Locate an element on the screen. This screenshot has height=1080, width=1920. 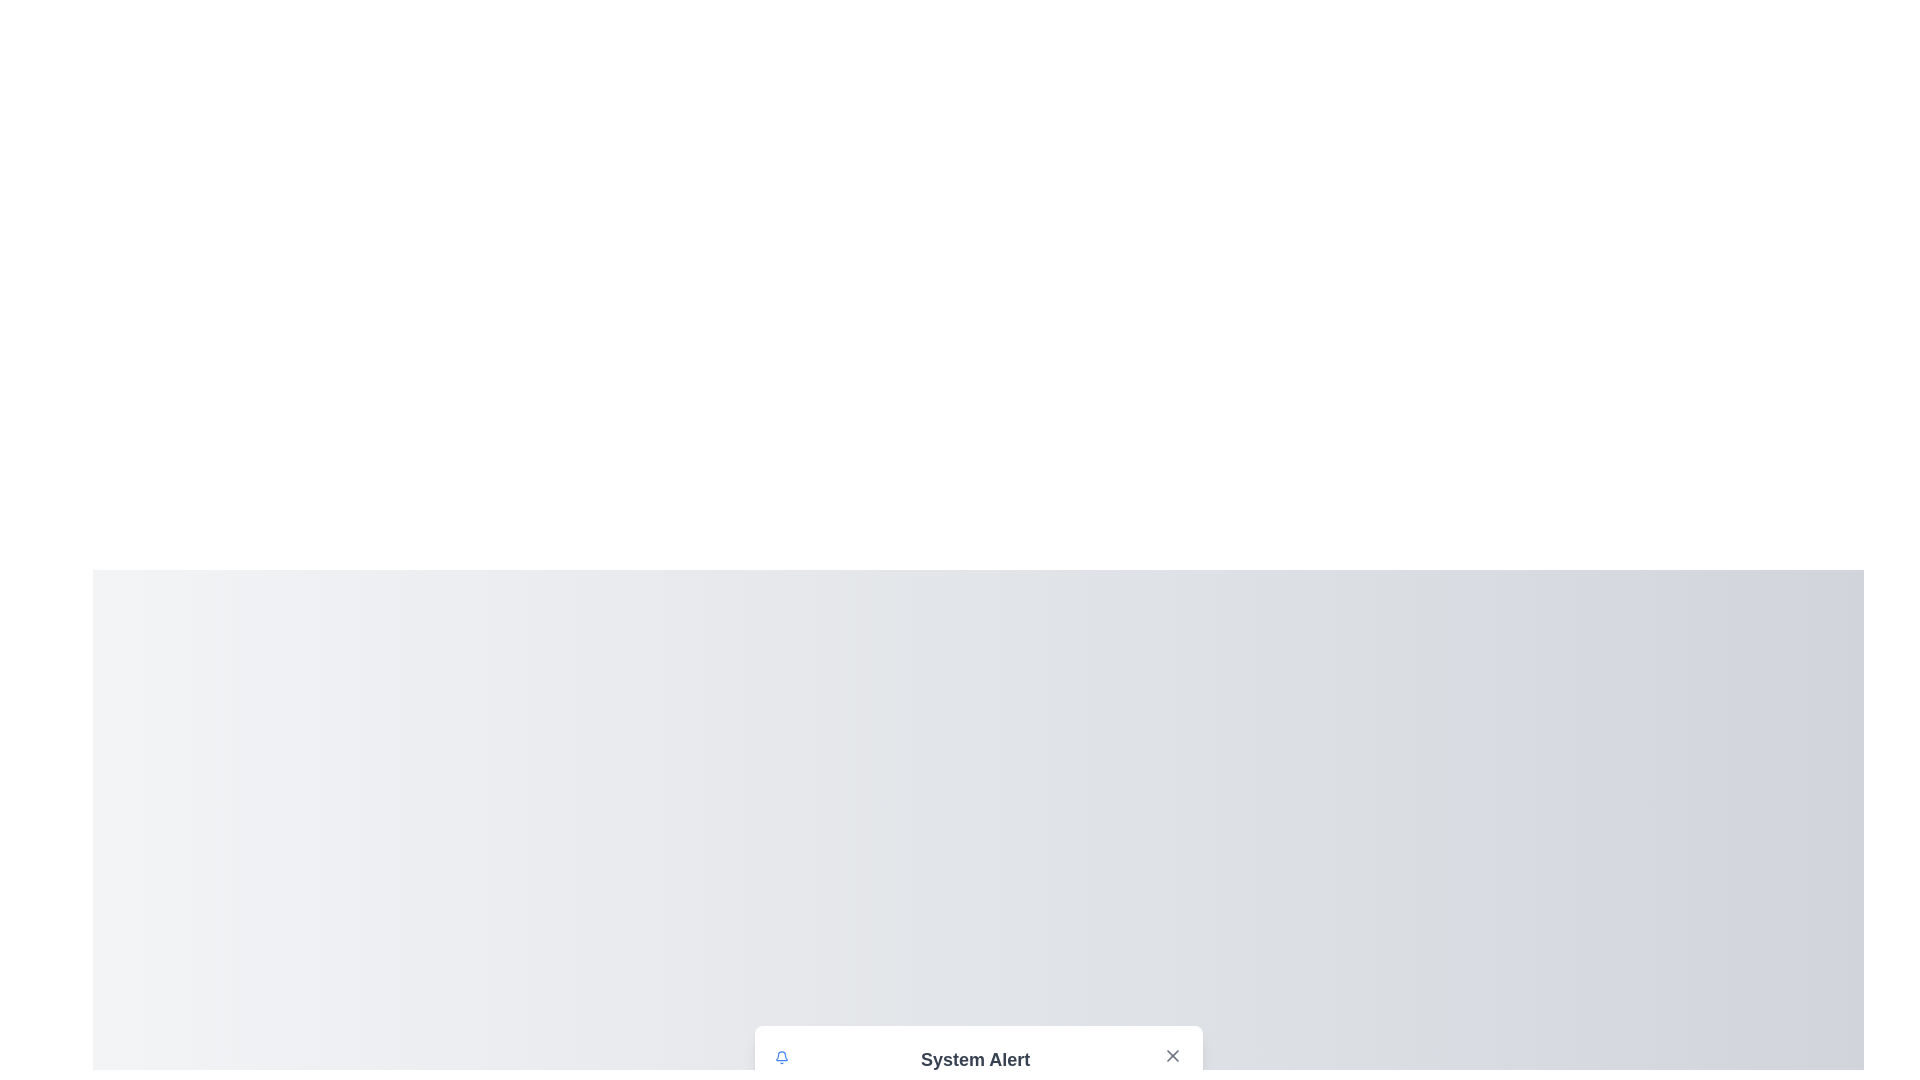
the close button of the notification message titled 'System Alert' is located at coordinates (1172, 1055).